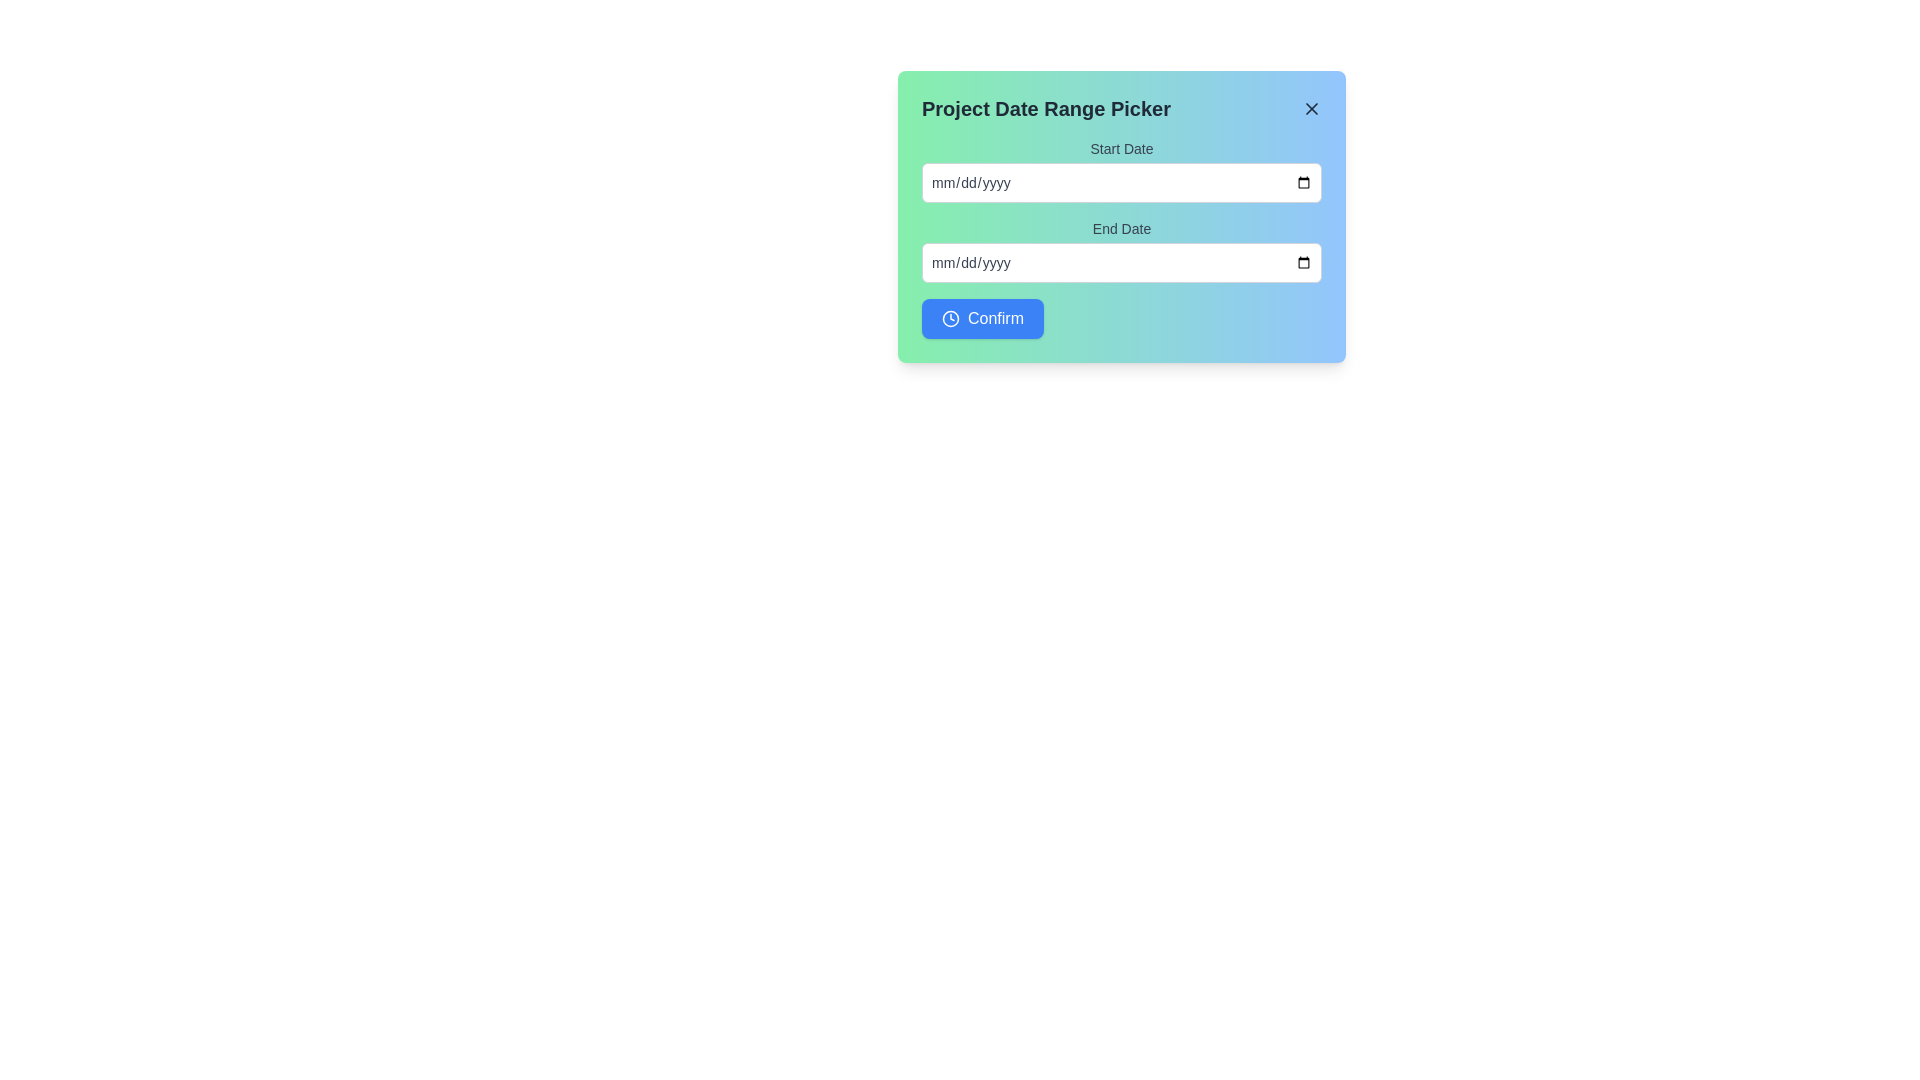 This screenshot has height=1080, width=1920. Describe the element at coordinates (949, 318) in the screenshot. I see `the clock icon located within the 'Confirm' button at the bottom center of the modal interface` at that location.